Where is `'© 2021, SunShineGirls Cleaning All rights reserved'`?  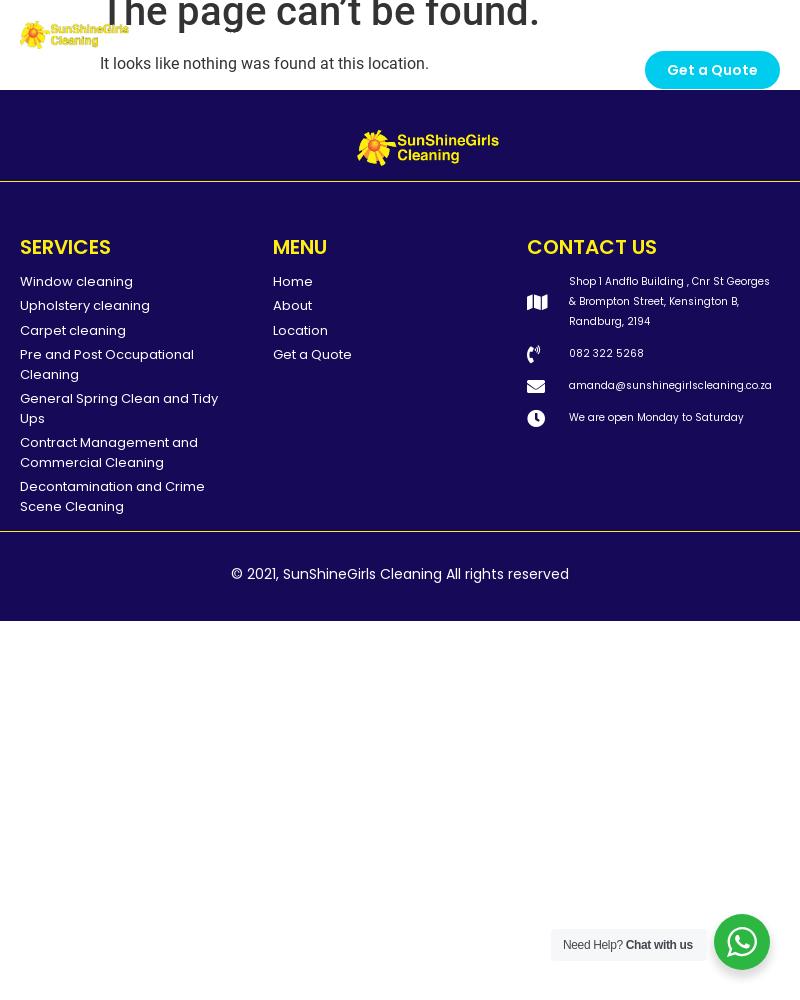 '© 2021, SunShineGirls Cleaning All rights reserved' is located at coordinates (231, 573).